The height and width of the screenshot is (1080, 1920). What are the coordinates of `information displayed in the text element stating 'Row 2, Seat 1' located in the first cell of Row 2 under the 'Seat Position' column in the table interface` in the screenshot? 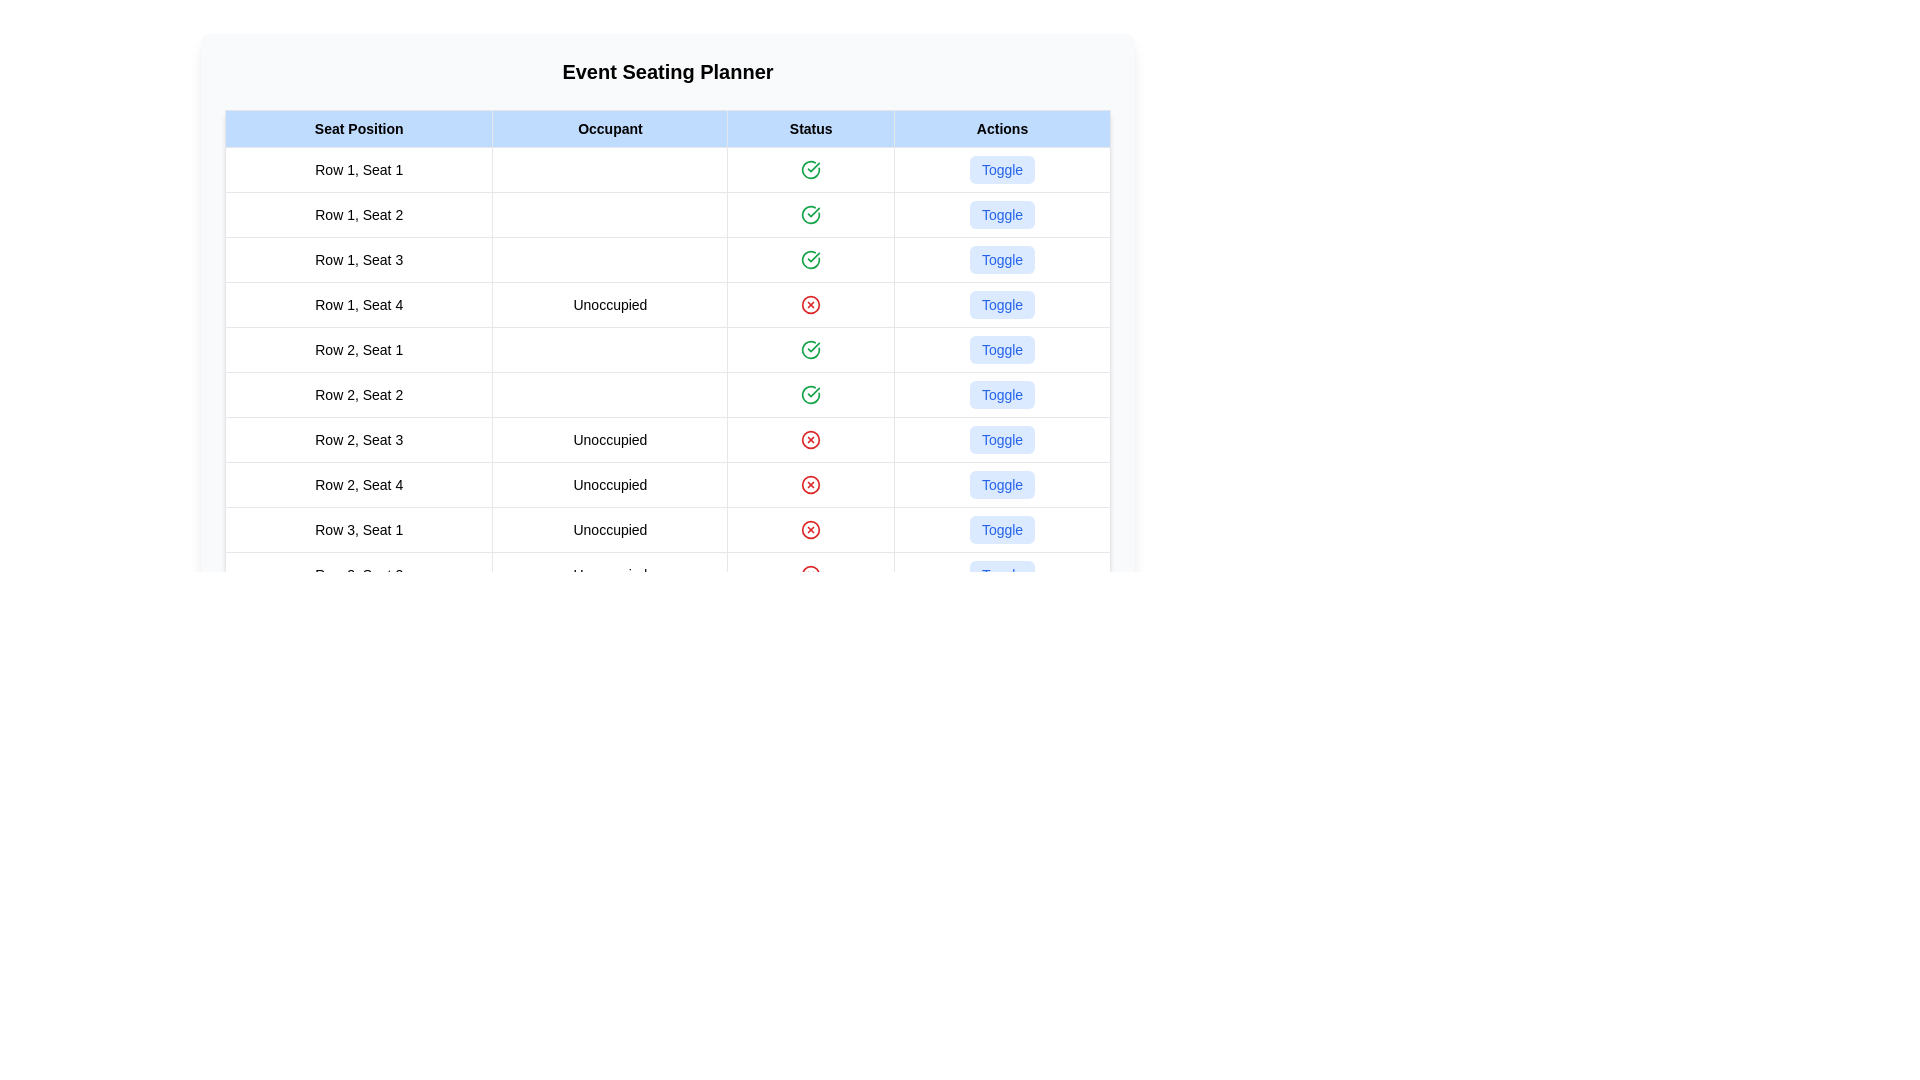 It's located at (359, 349).